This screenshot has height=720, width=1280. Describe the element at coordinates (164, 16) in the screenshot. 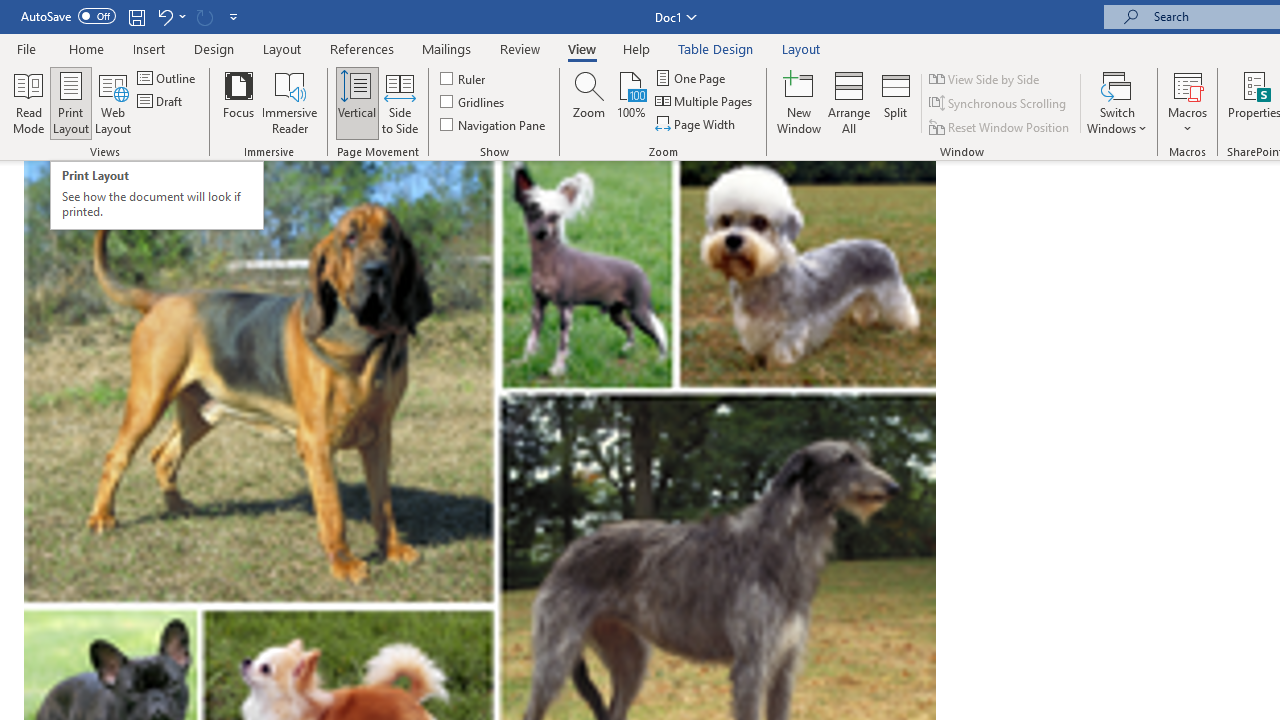

I see `'Undo Row Height Spinner'` at that location.